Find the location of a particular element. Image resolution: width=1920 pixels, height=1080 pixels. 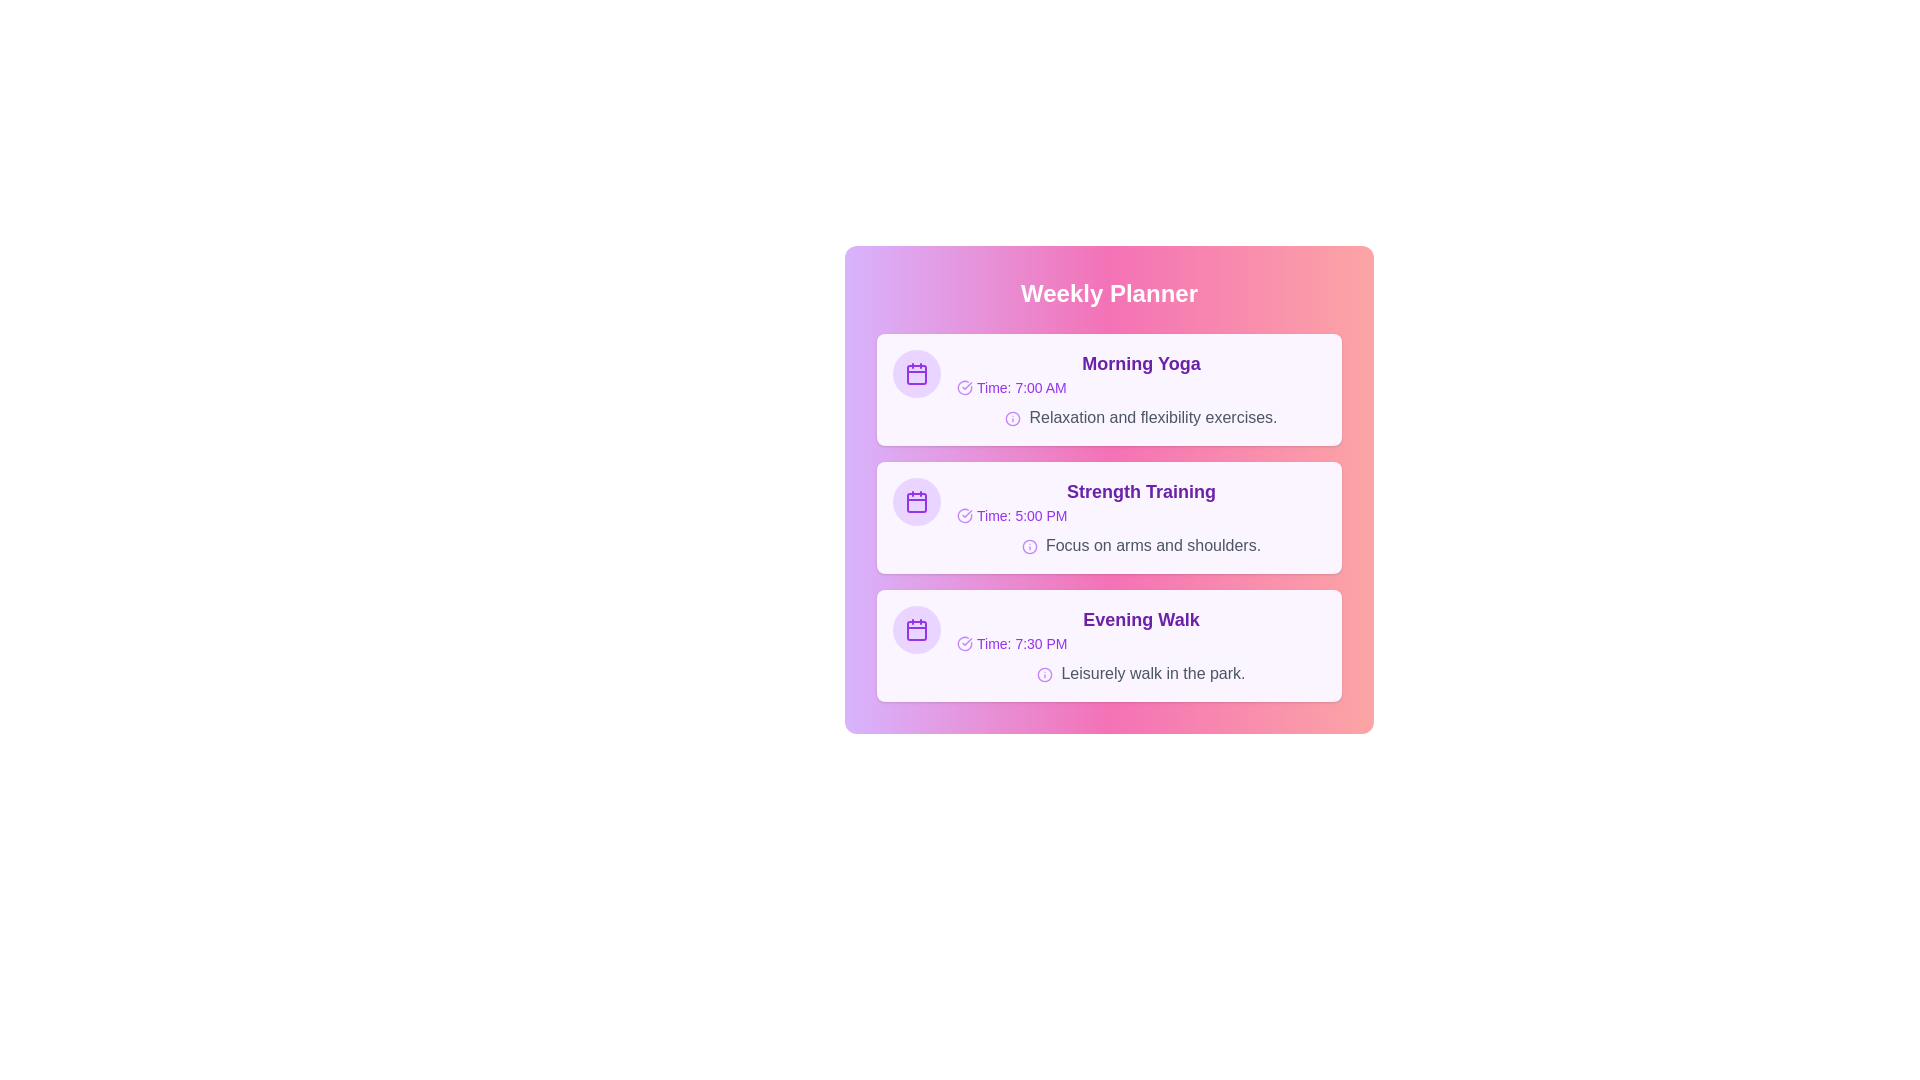

the list item corresponding to Strength Training is located at coordinates (1108, 516).